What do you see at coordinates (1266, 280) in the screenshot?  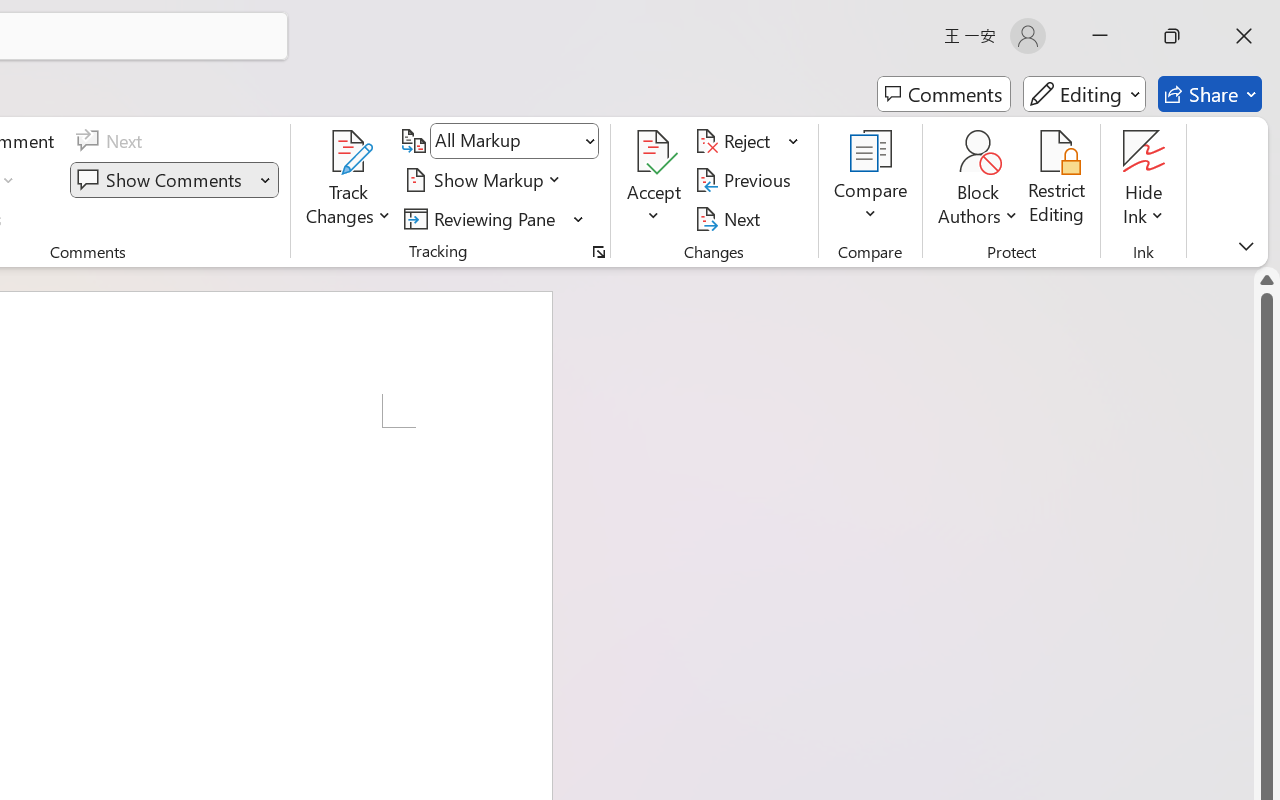 I see `'Line up'` at bounding box center [1266, 280].